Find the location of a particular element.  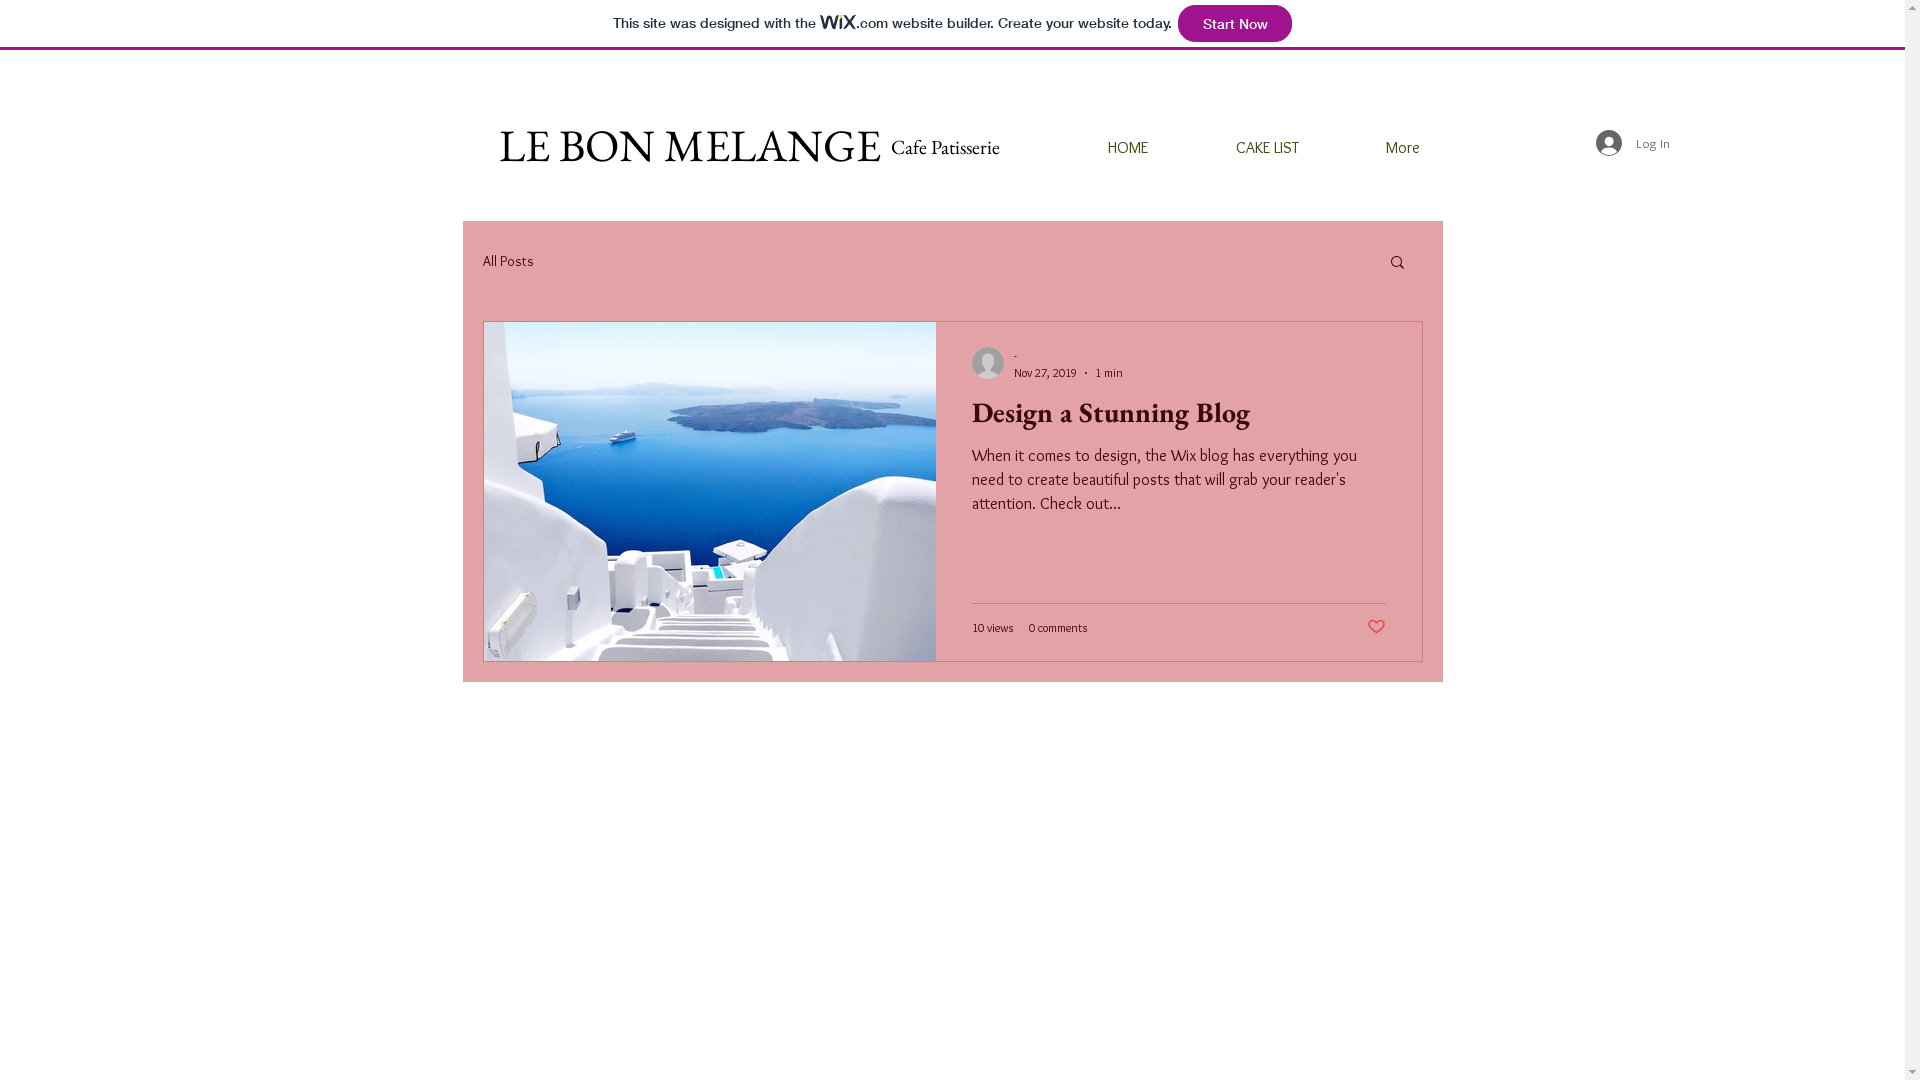

'HOME' is located at coordinates (1097, 146).